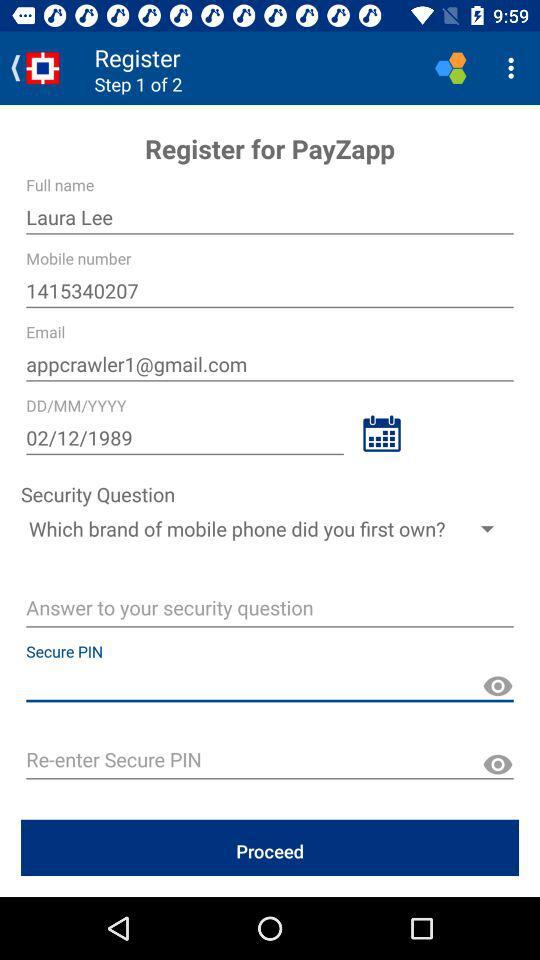 The height and width of the screenshot is (960, 540). Describe the element at coordinates (496, 764) in the screenshot. I see `the visibility icon` at that location.